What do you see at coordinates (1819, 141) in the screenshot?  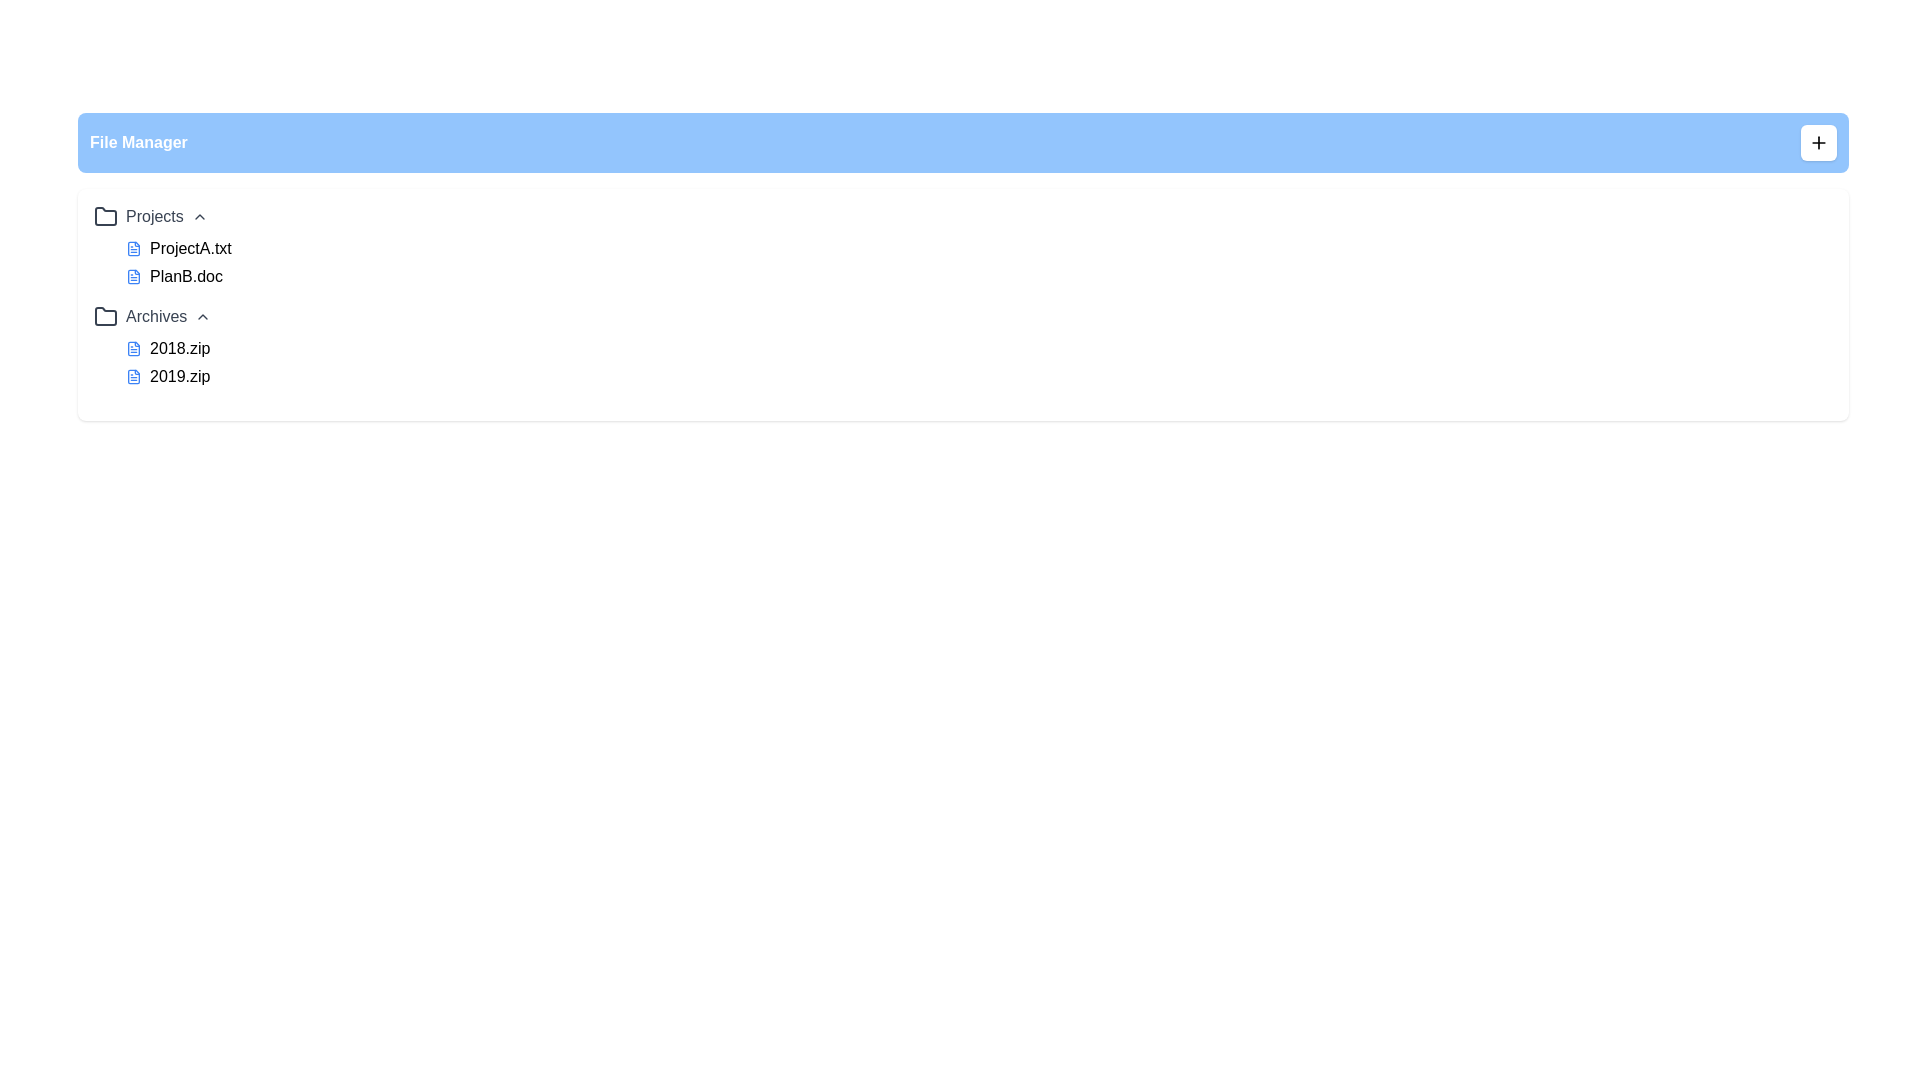 I see `the button located at the far right end of the blue banner labeled 'File Manager'` at bounding box center [1819, 141].